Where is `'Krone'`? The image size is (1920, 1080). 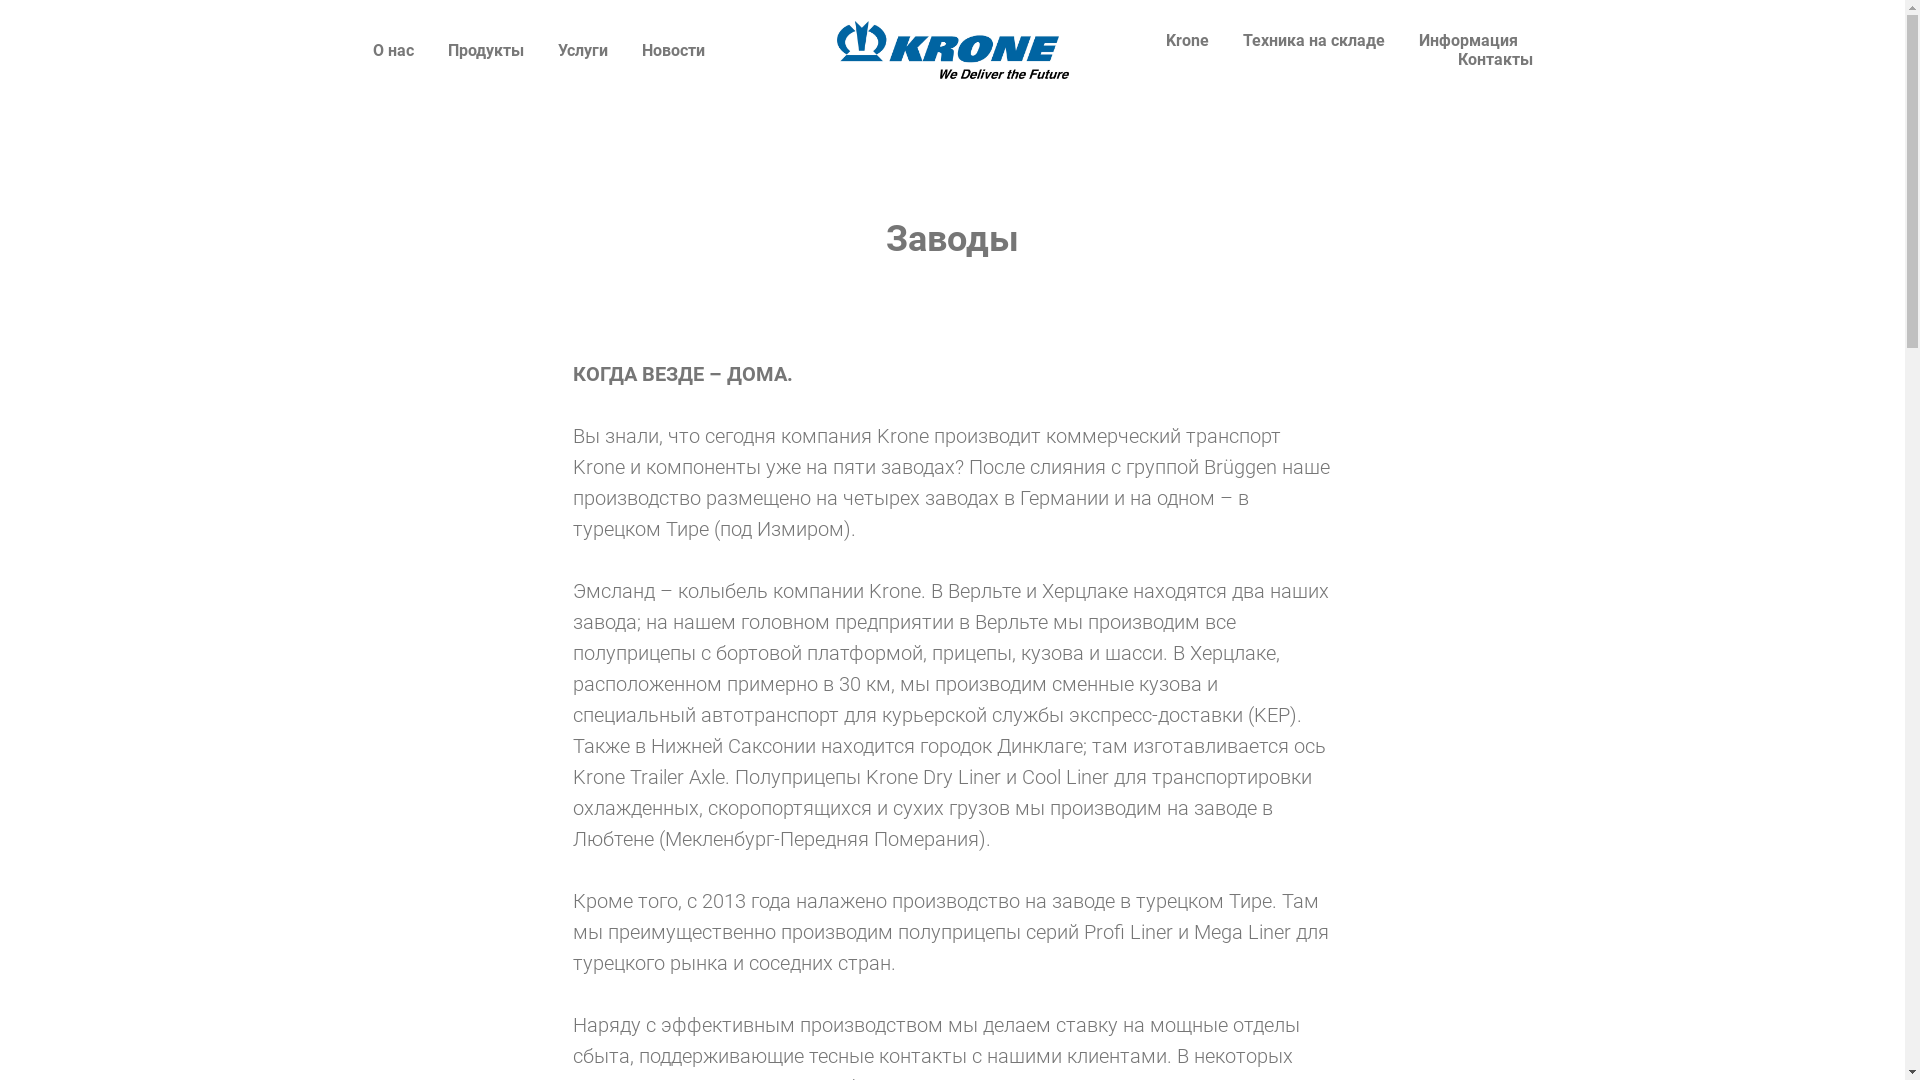 'Krone' is located at coordinates (1187, 40).